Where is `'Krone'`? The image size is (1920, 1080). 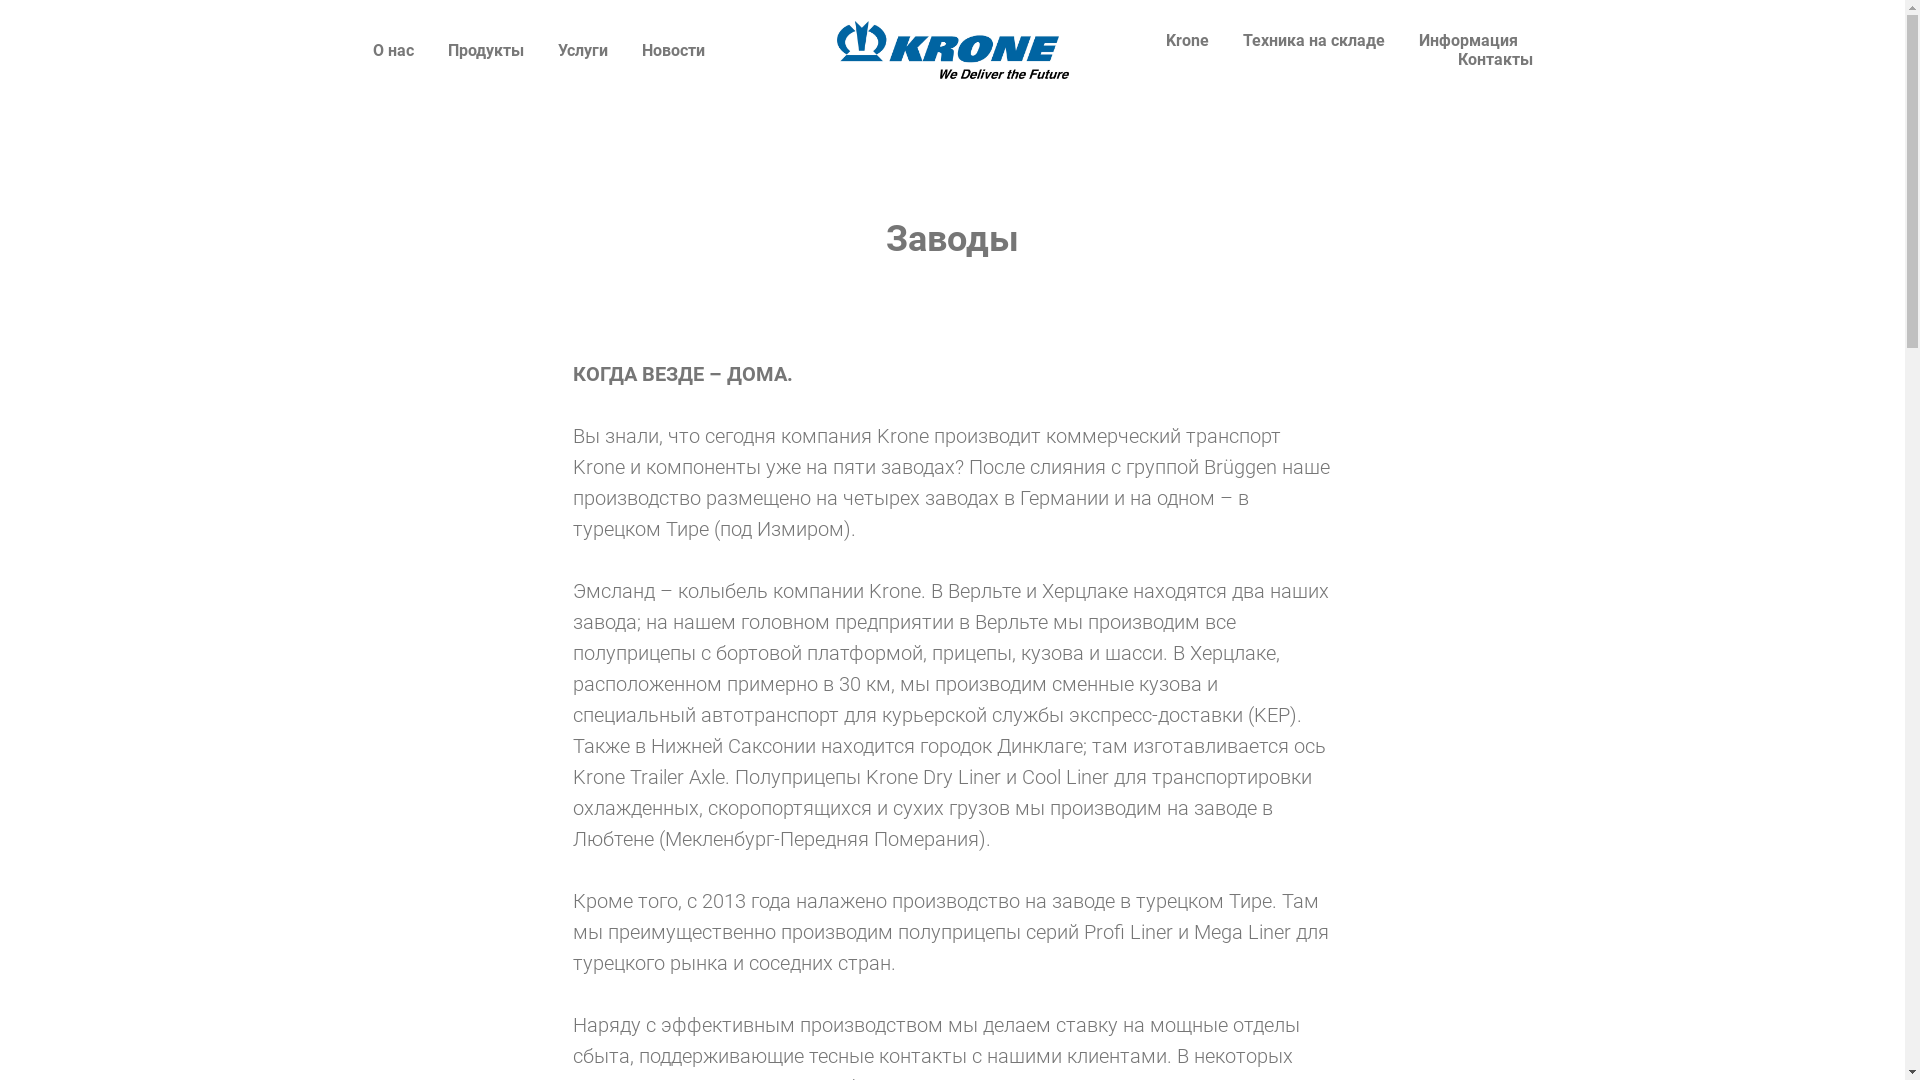 'Krone' is located at coordinates (1187, 40).